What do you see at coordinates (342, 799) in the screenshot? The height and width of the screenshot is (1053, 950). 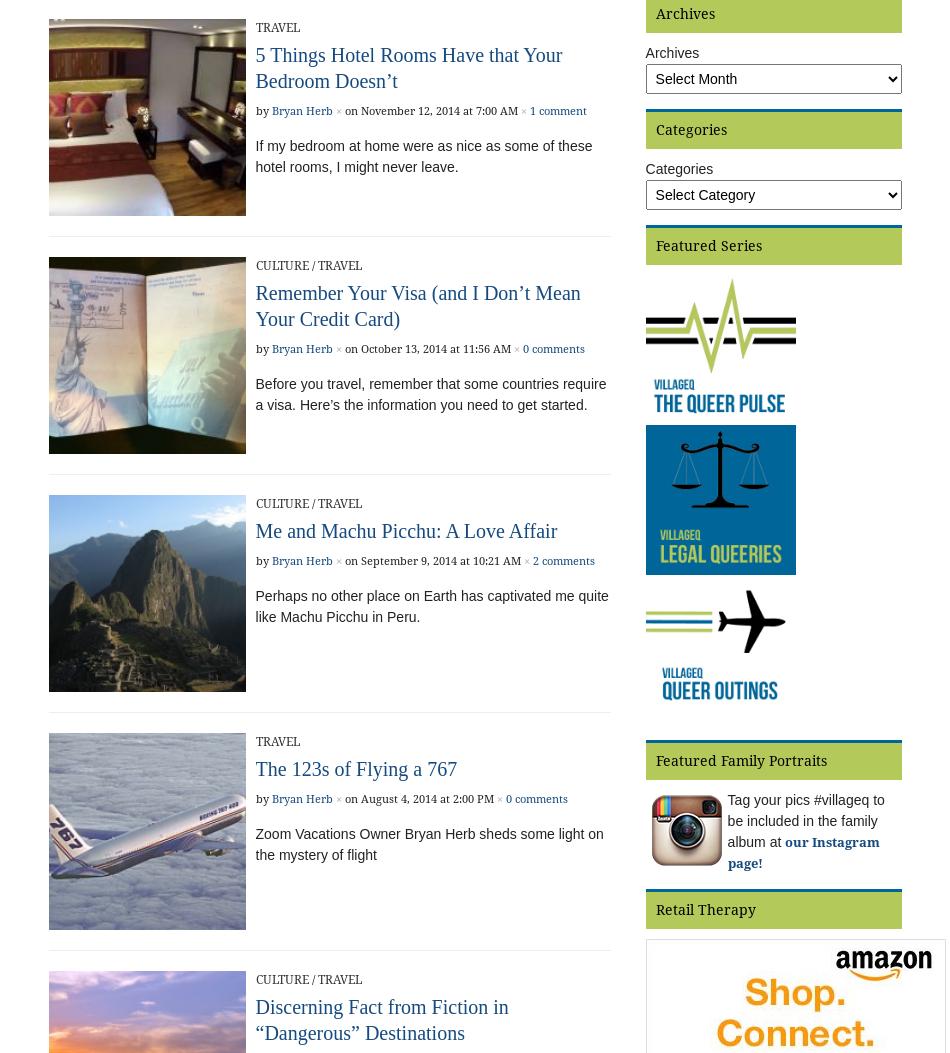 I see `'on August 4, 2014 at 2:00 PM'` at bounding box center [342, 799].